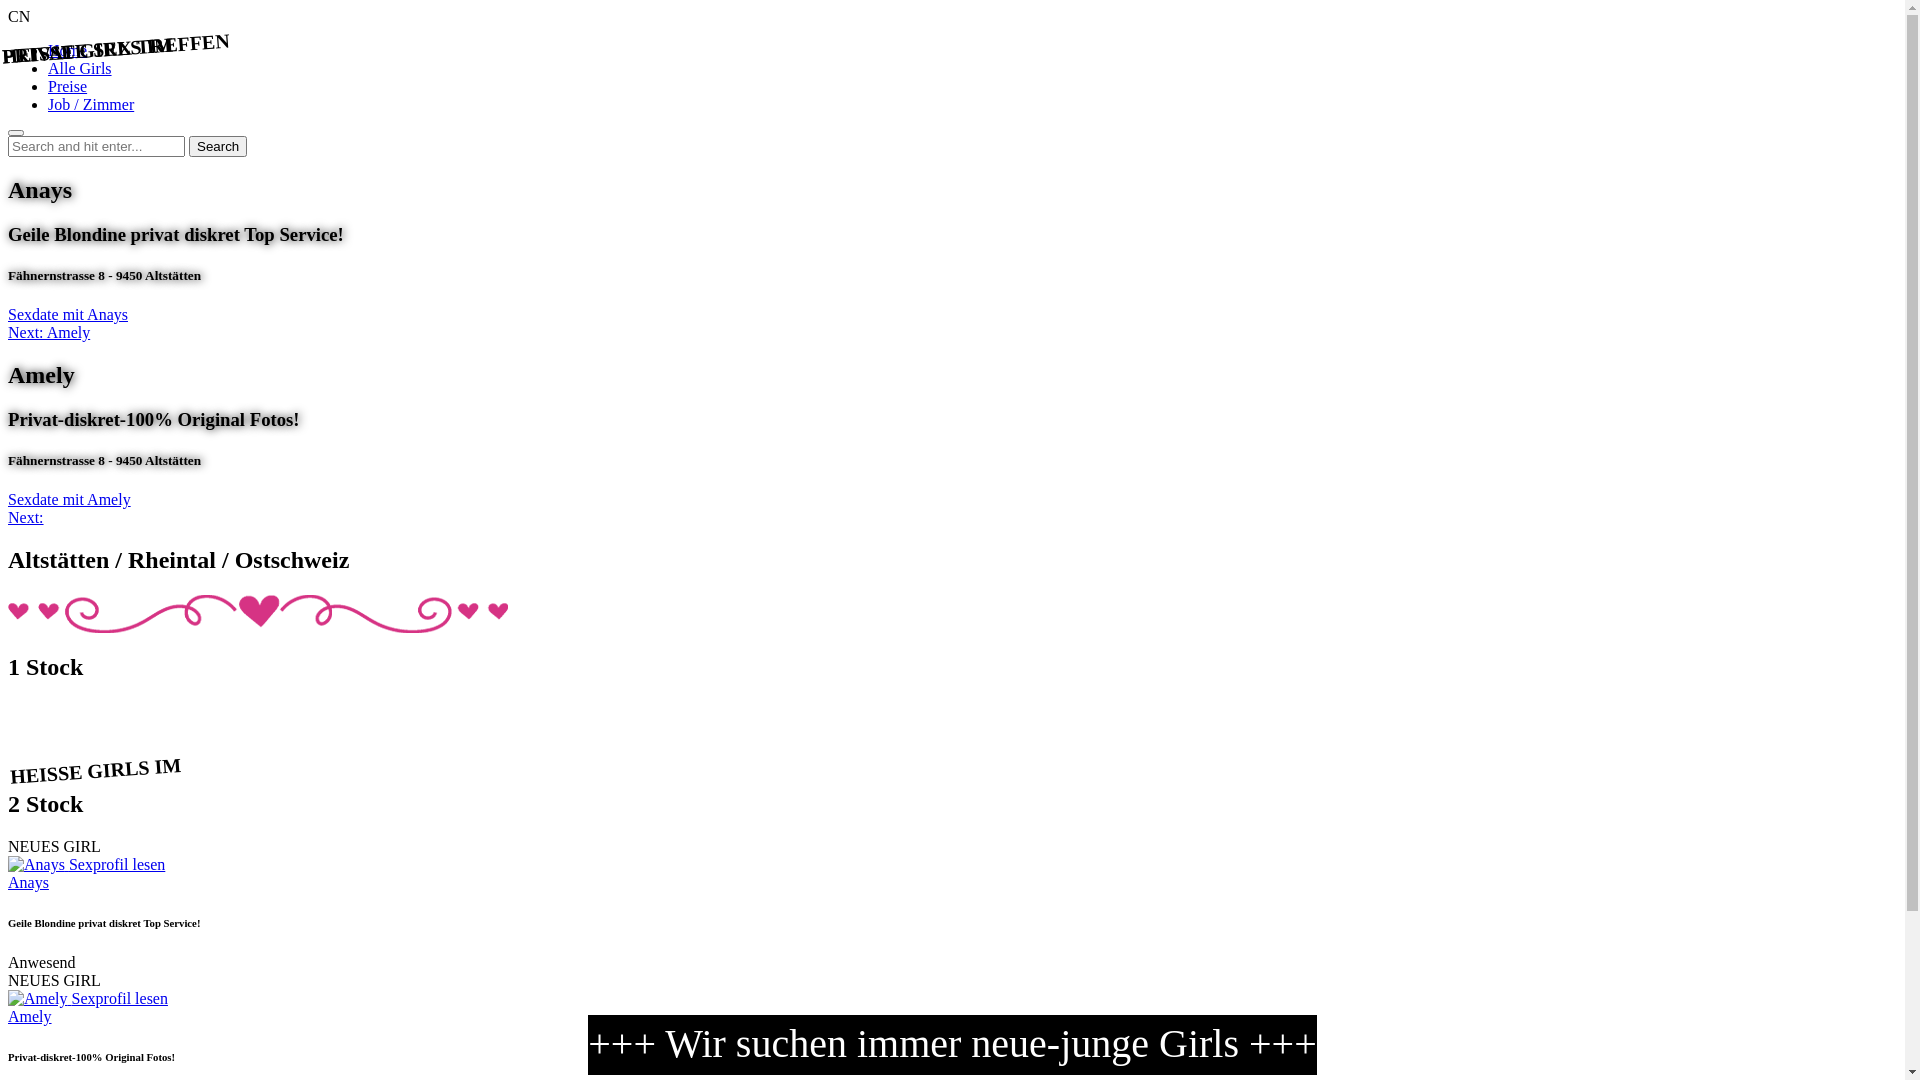 The width and height of the screenshot is (1920, 1080). I want to click on 'Amely', so click(29, 1016).